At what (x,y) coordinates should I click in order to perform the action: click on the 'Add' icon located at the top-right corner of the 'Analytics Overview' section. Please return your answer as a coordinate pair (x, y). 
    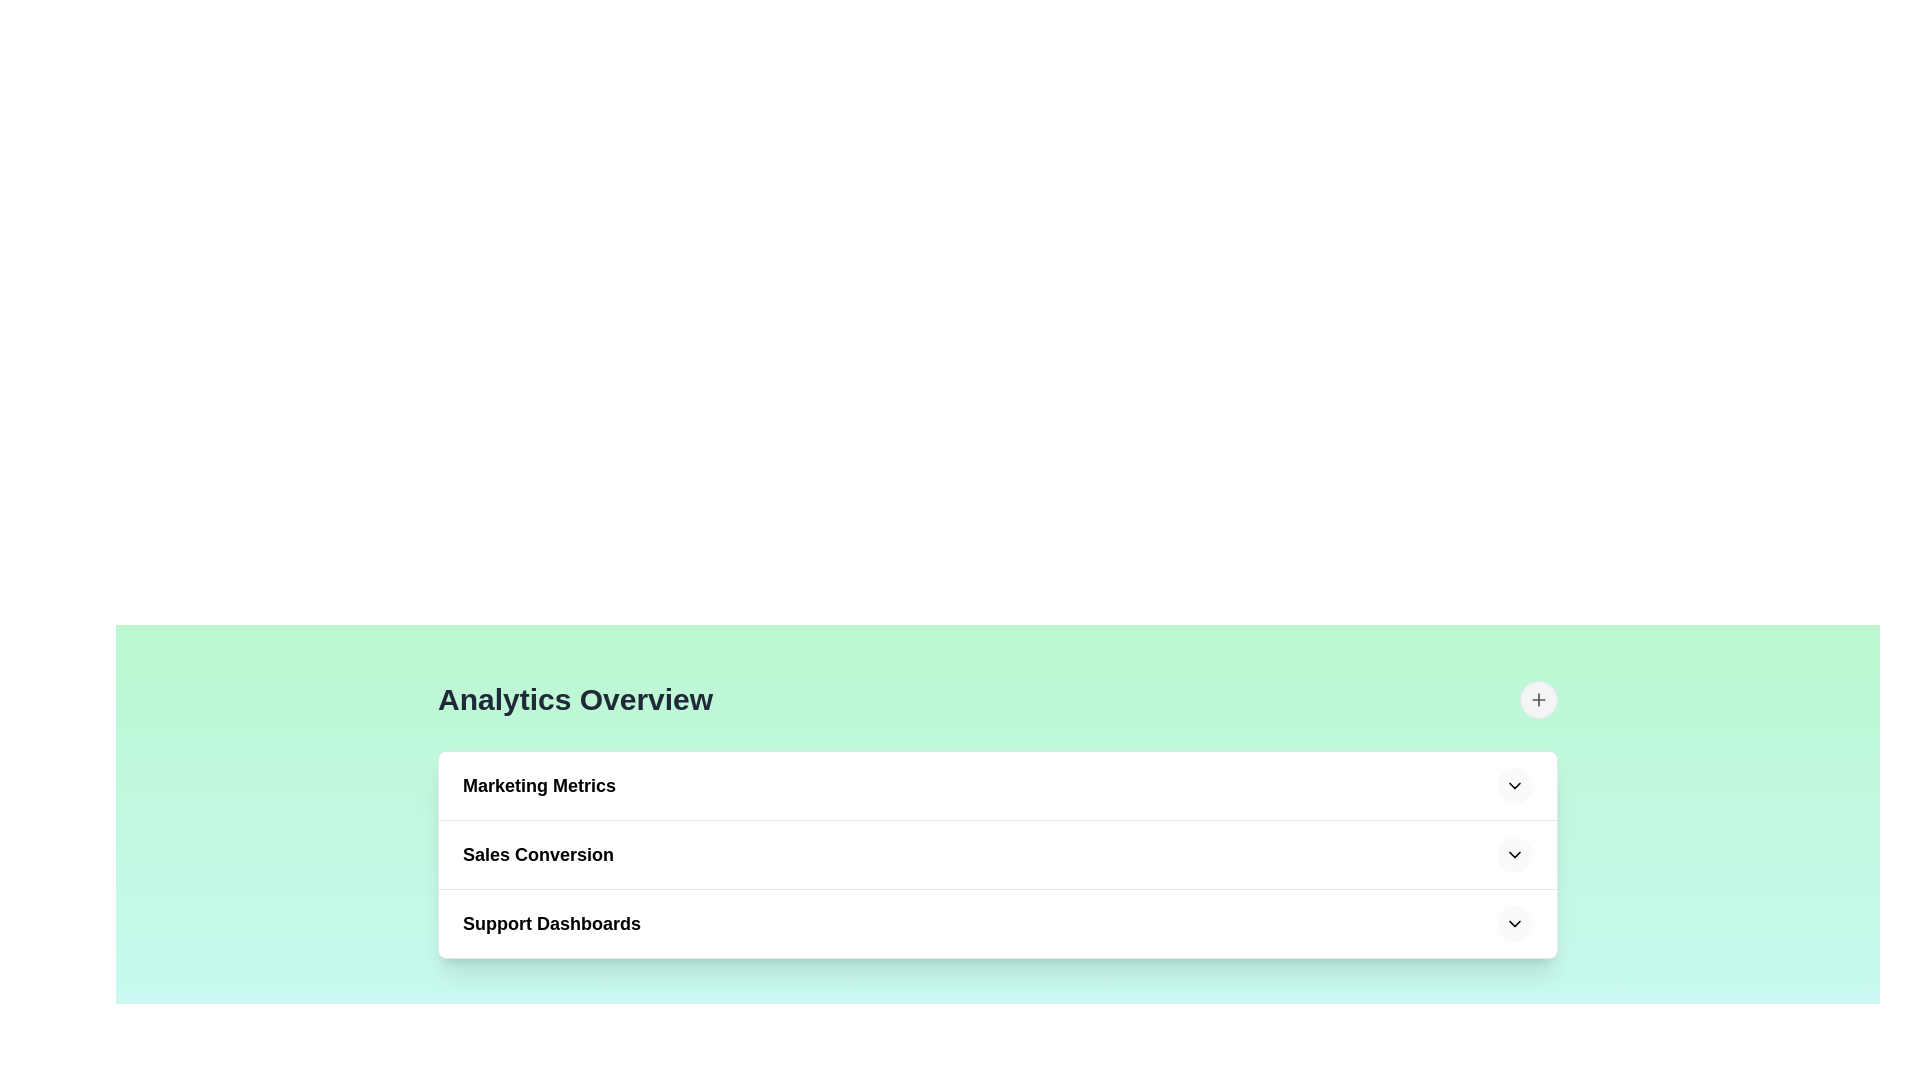
    Looking at the image, I should click on (1538, 698).